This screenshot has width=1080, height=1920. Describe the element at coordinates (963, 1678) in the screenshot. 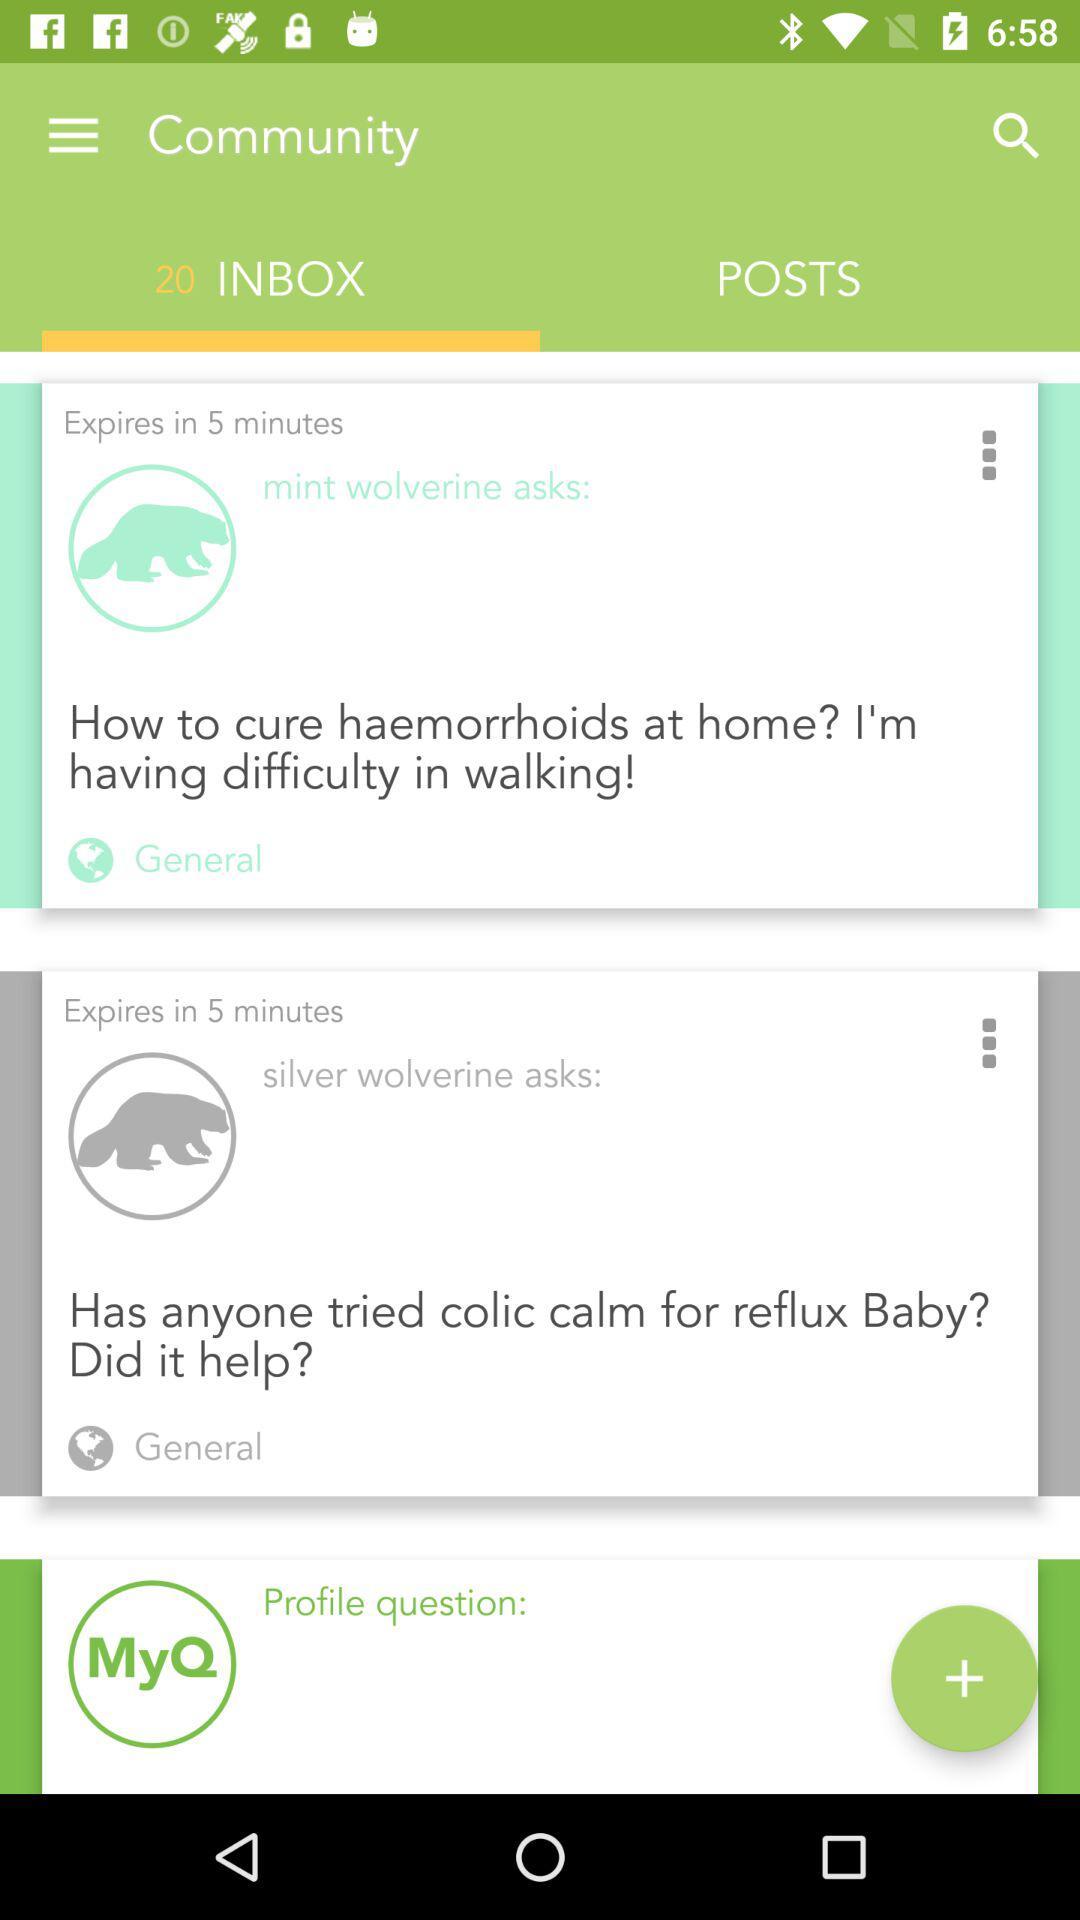

I see `item next to profile question:` at that location.